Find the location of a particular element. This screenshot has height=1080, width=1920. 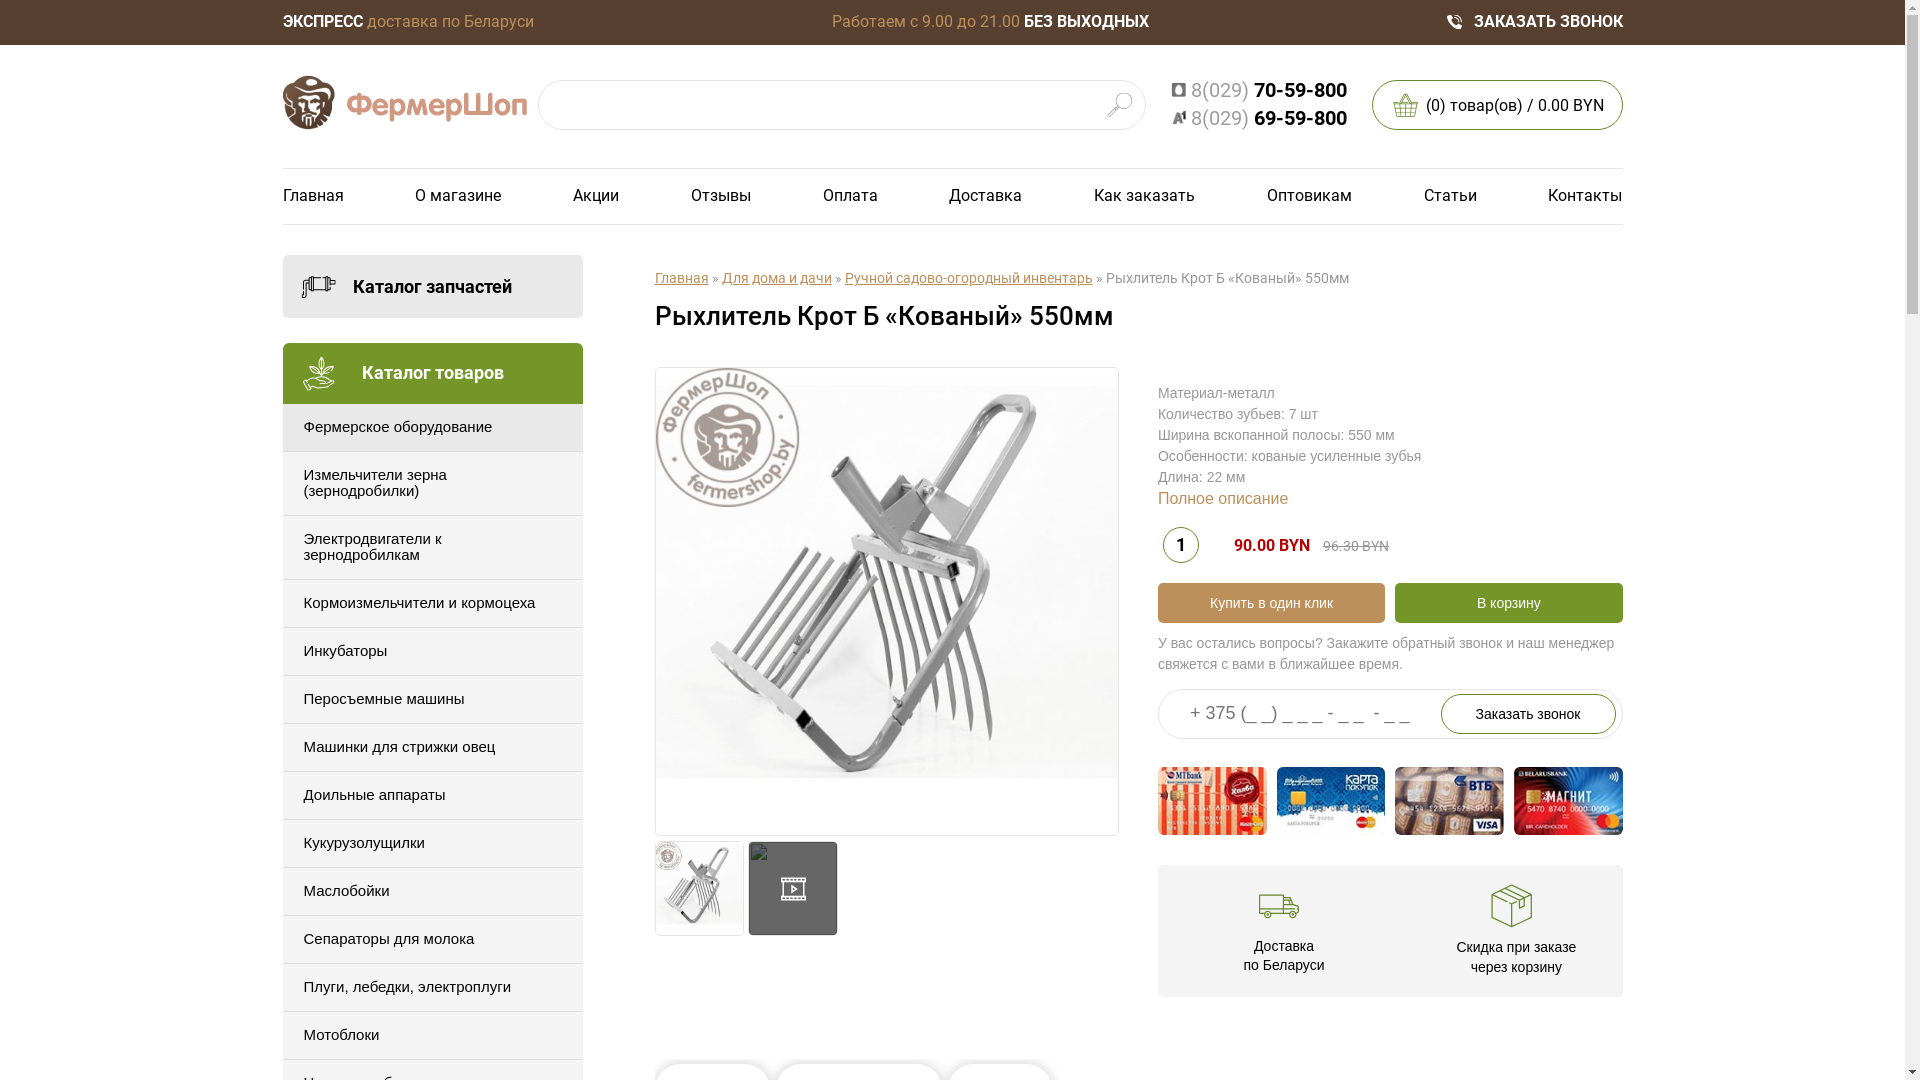

'8(029) 69-59-800' is located at coordinates (1256, 118).